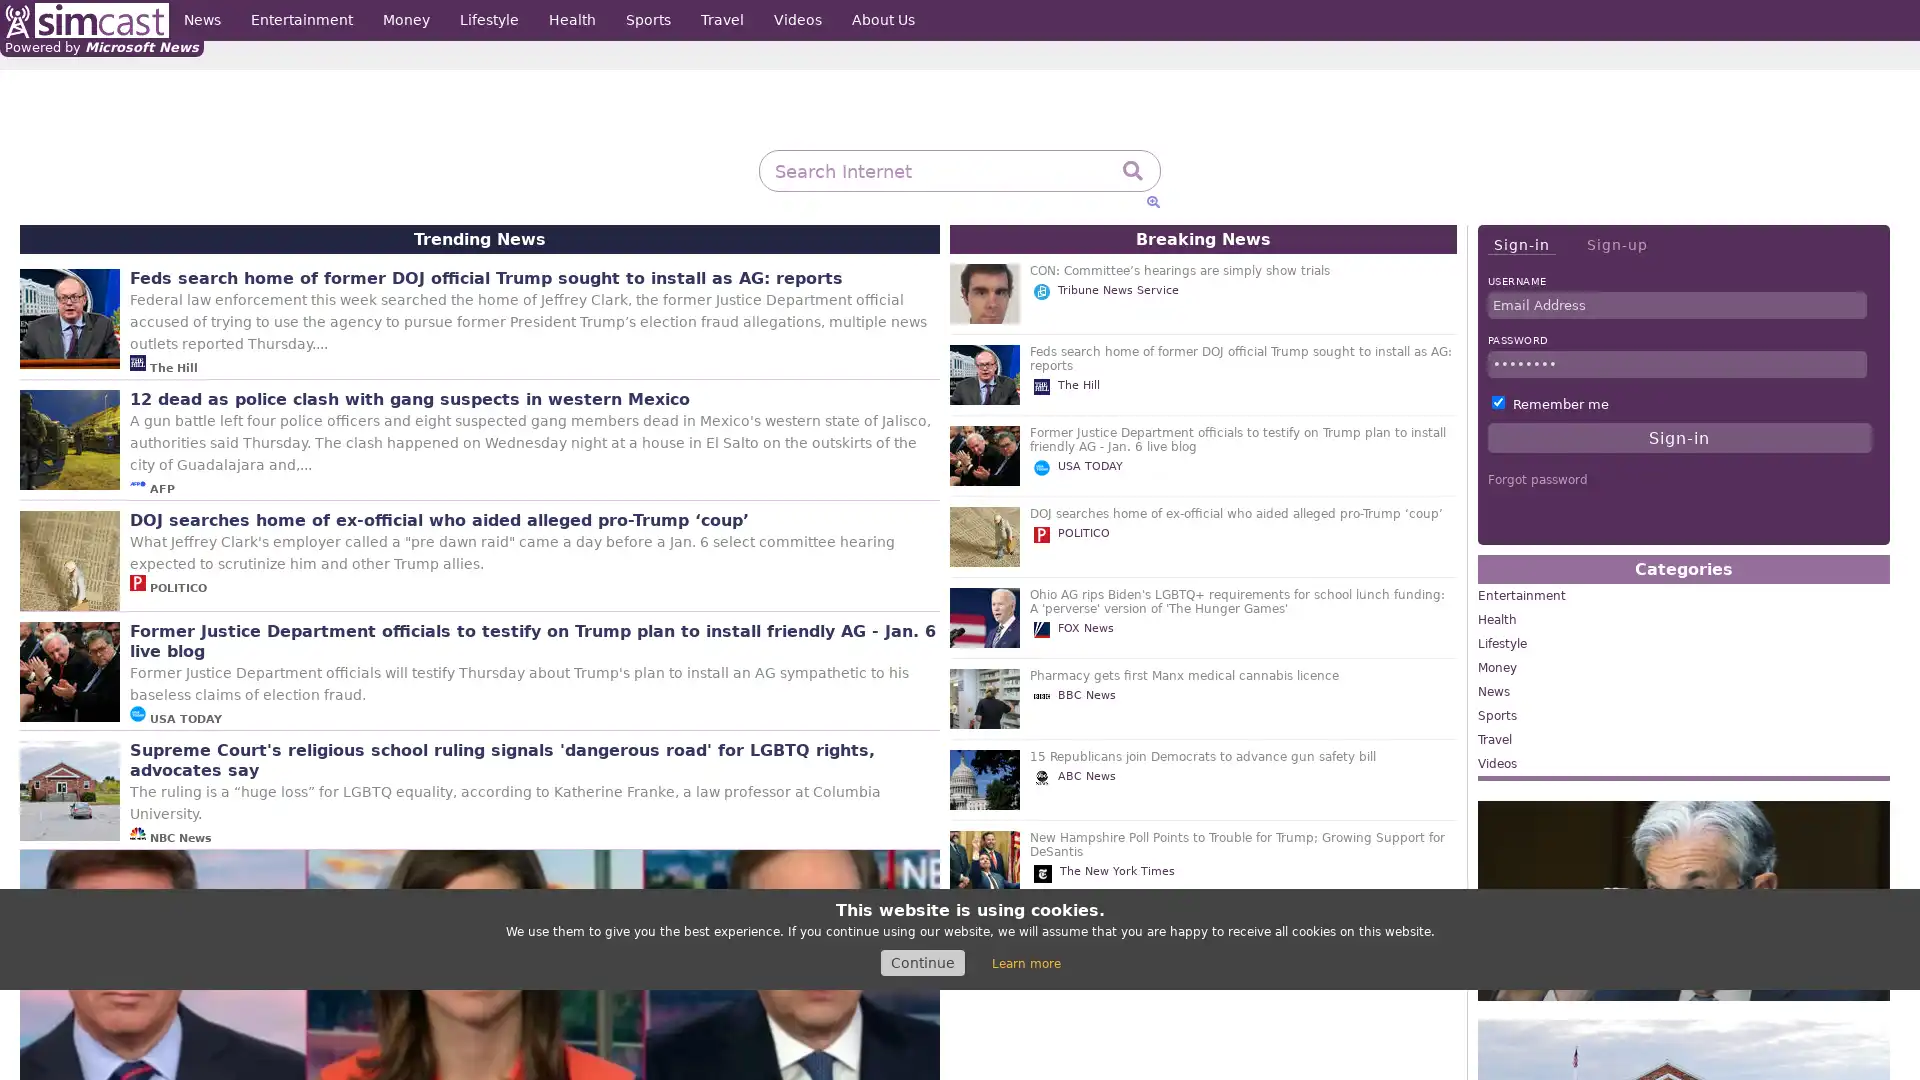 Image resolution: width=1920 pixels, height=1080 pixels. What do you see at coordinates (921, 962) in the screenshot?
I see `Continue` at bounding box center [921, 962].